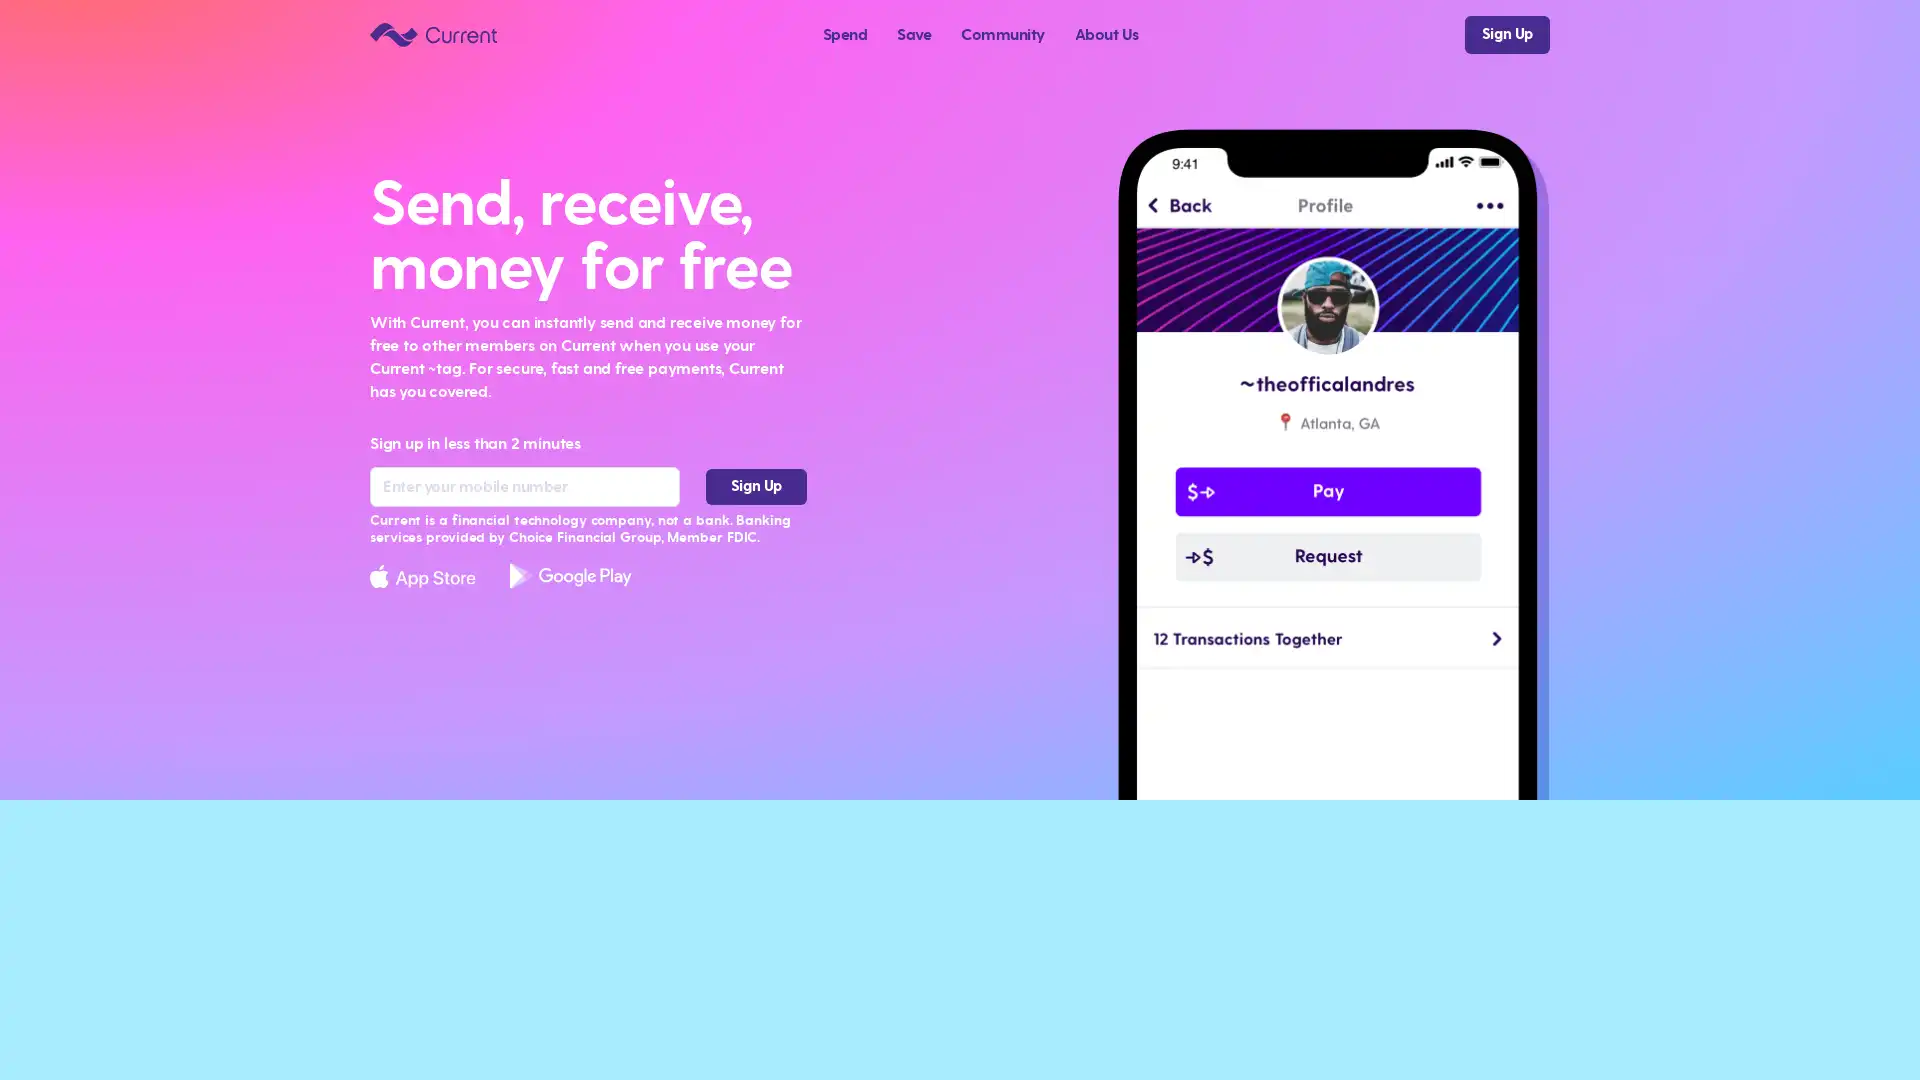 The height and width of the screenshot is (1080, 1920). What do you see at coordinates (432, 33) in the screenshot?
I see `Current logo` at bounding box center [432, 33].